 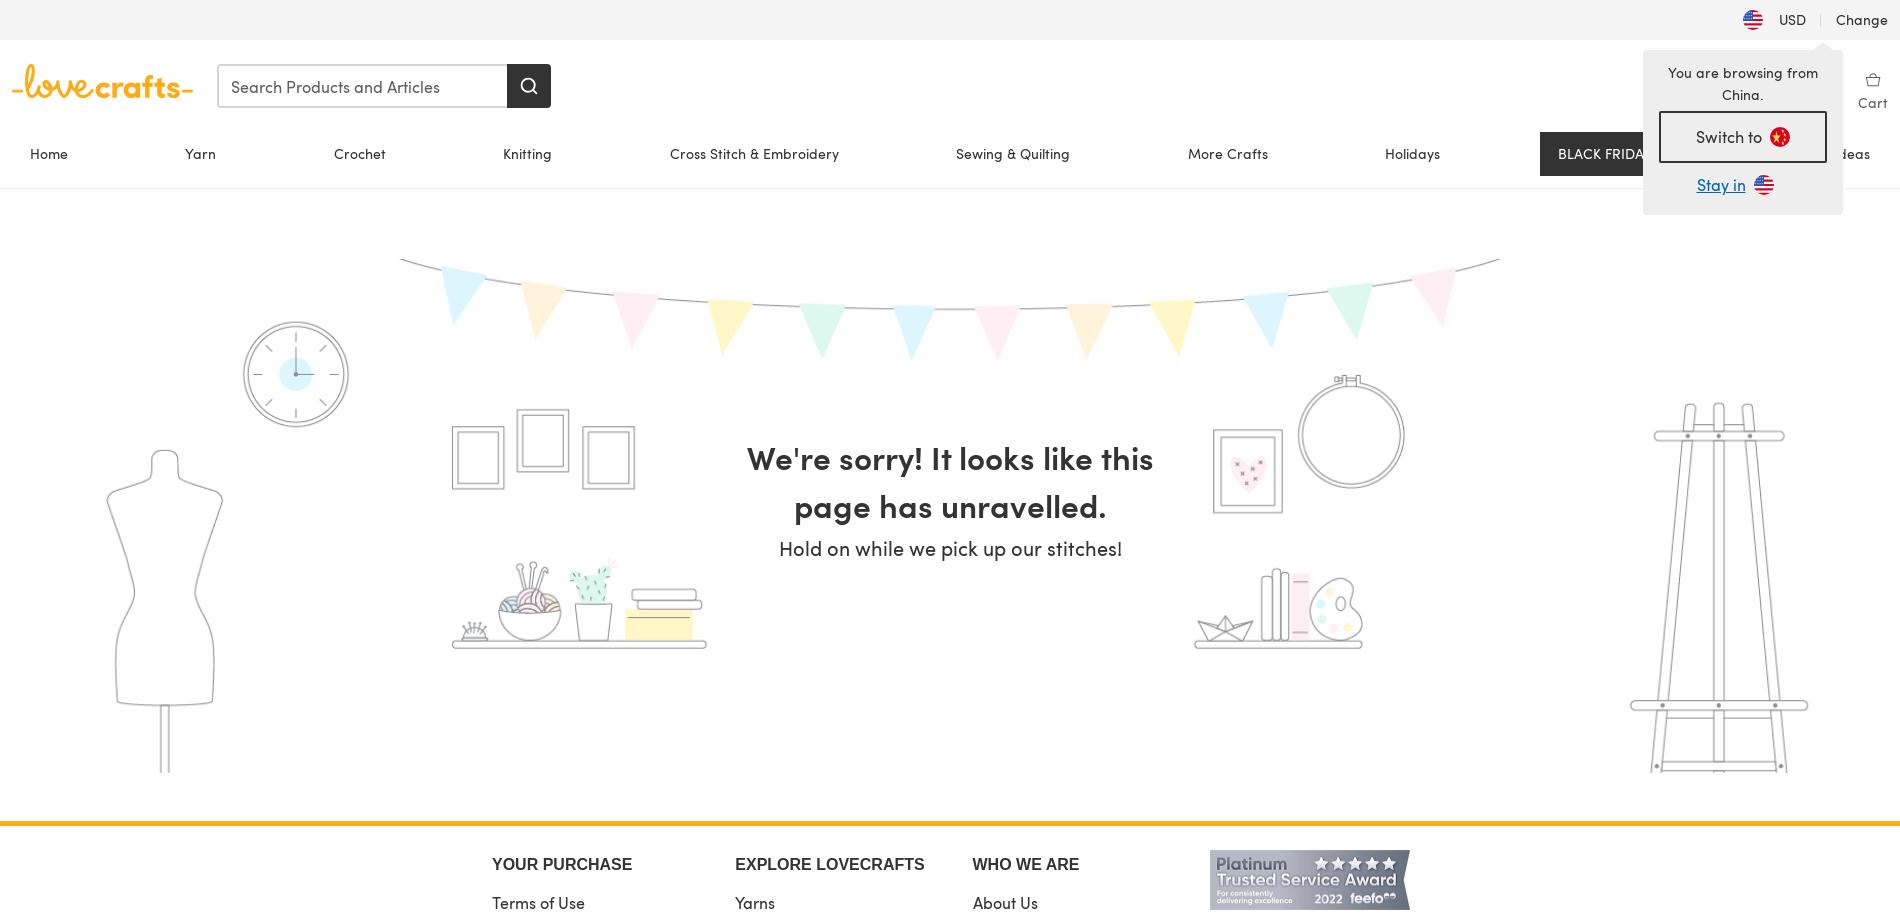 What do you see at coordinates (1603, 153) in the screenshot?
I see `'BLACK FRIDAY'` at bounding box center [1603, 153].